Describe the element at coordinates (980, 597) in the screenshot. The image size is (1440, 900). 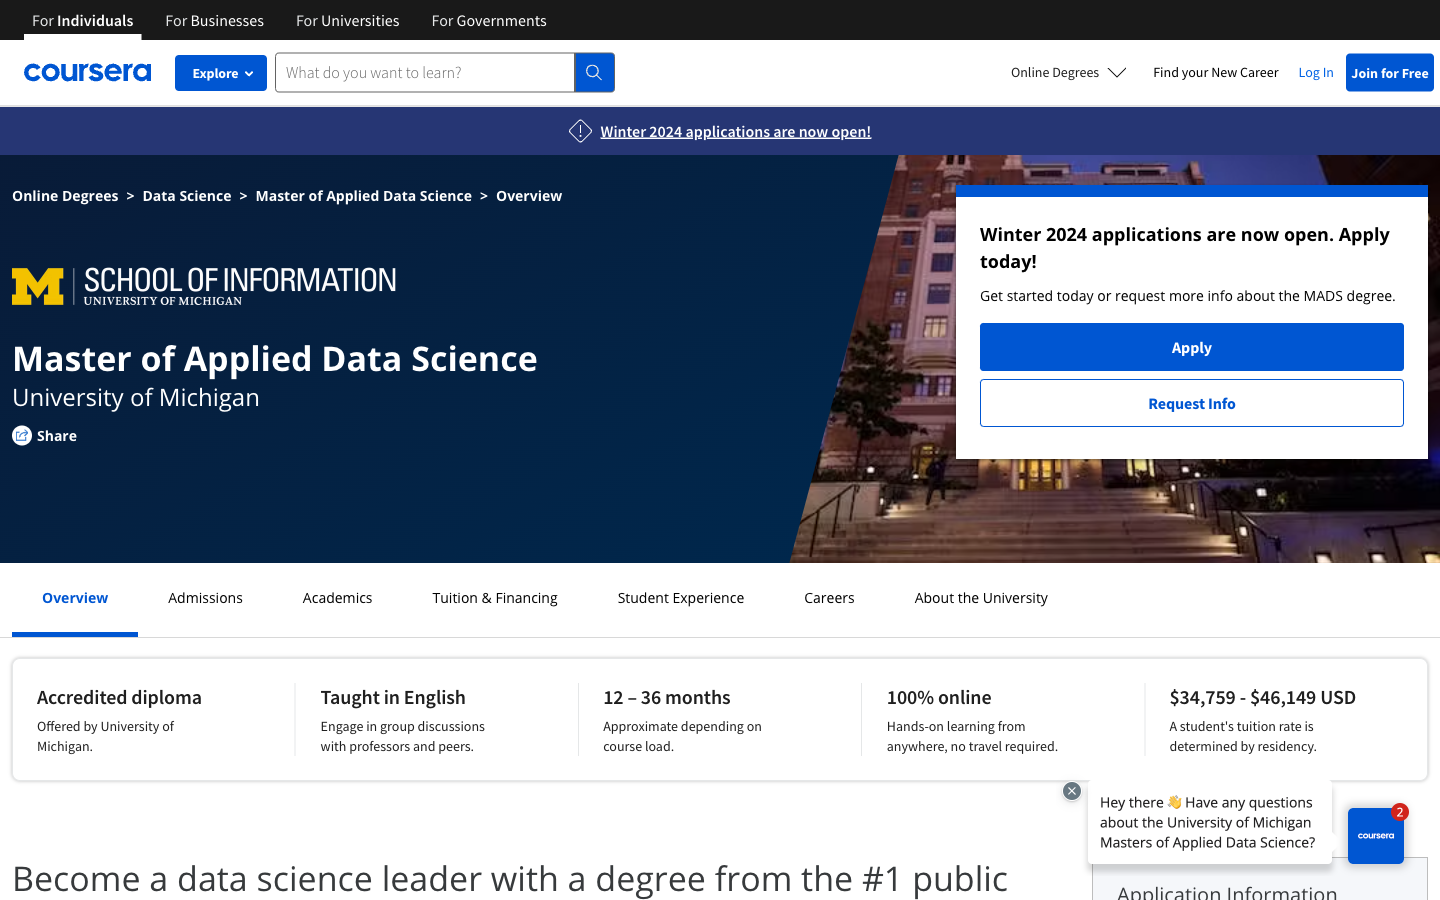
I see `Gather information about the university` at that location.